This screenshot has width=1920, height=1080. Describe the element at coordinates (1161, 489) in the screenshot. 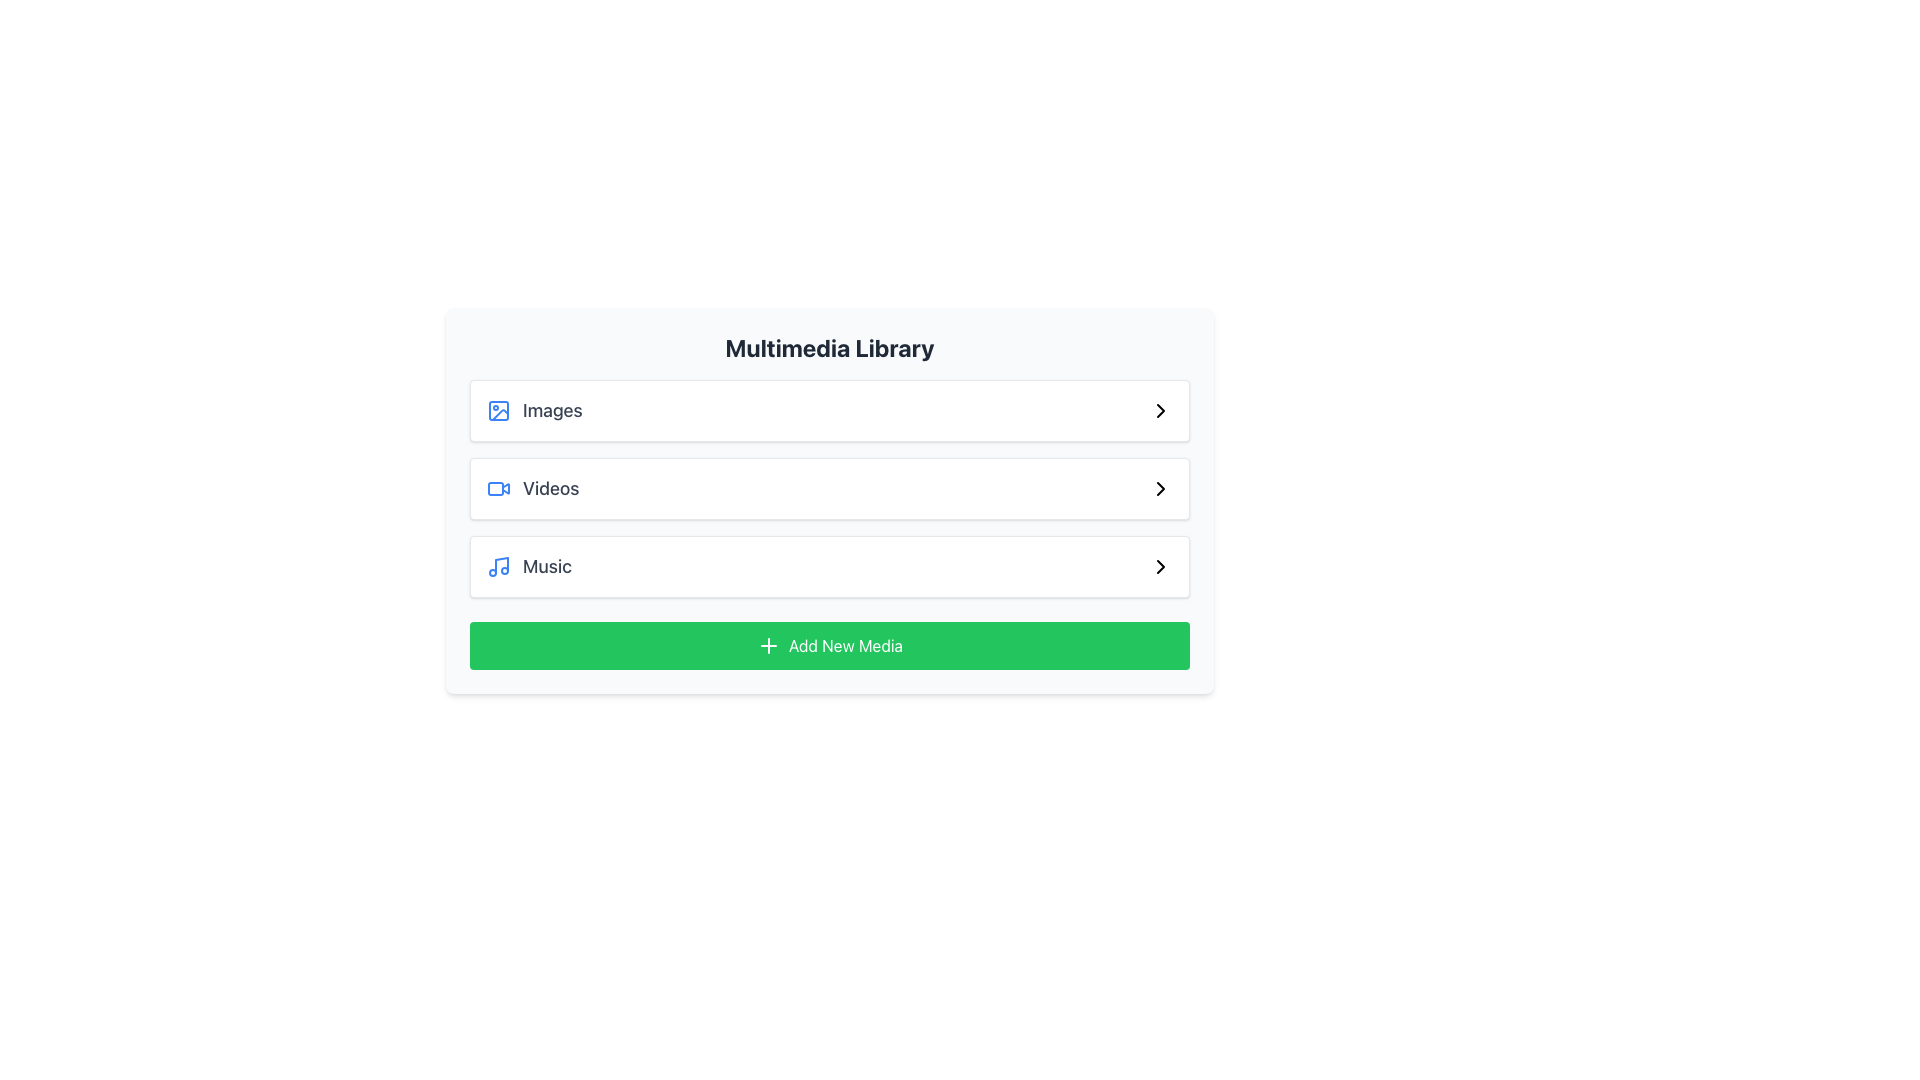

I see `the rightward-pointing chevron icon button located adjacent to the 'Videos' text label` at that location.